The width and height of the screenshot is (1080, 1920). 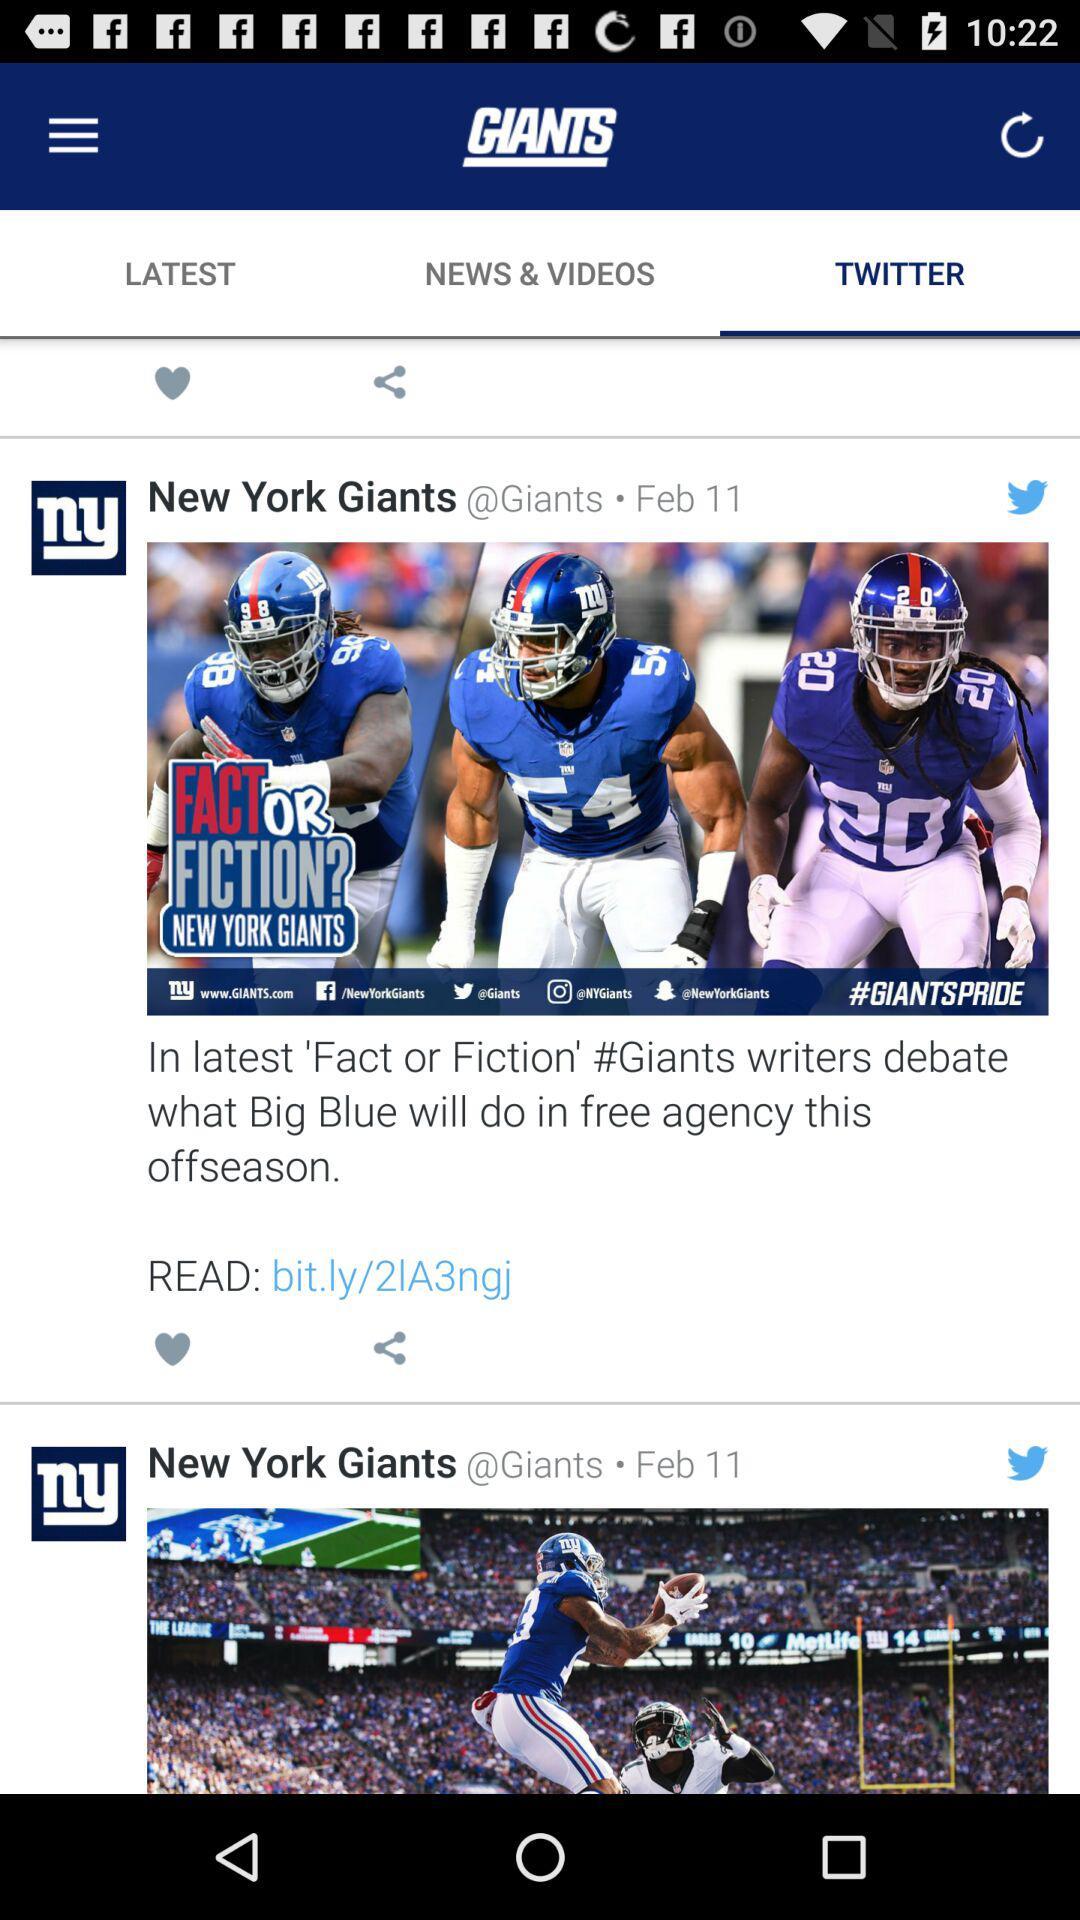 I want to click on icon above the latest item, so click(x=72, y=135).